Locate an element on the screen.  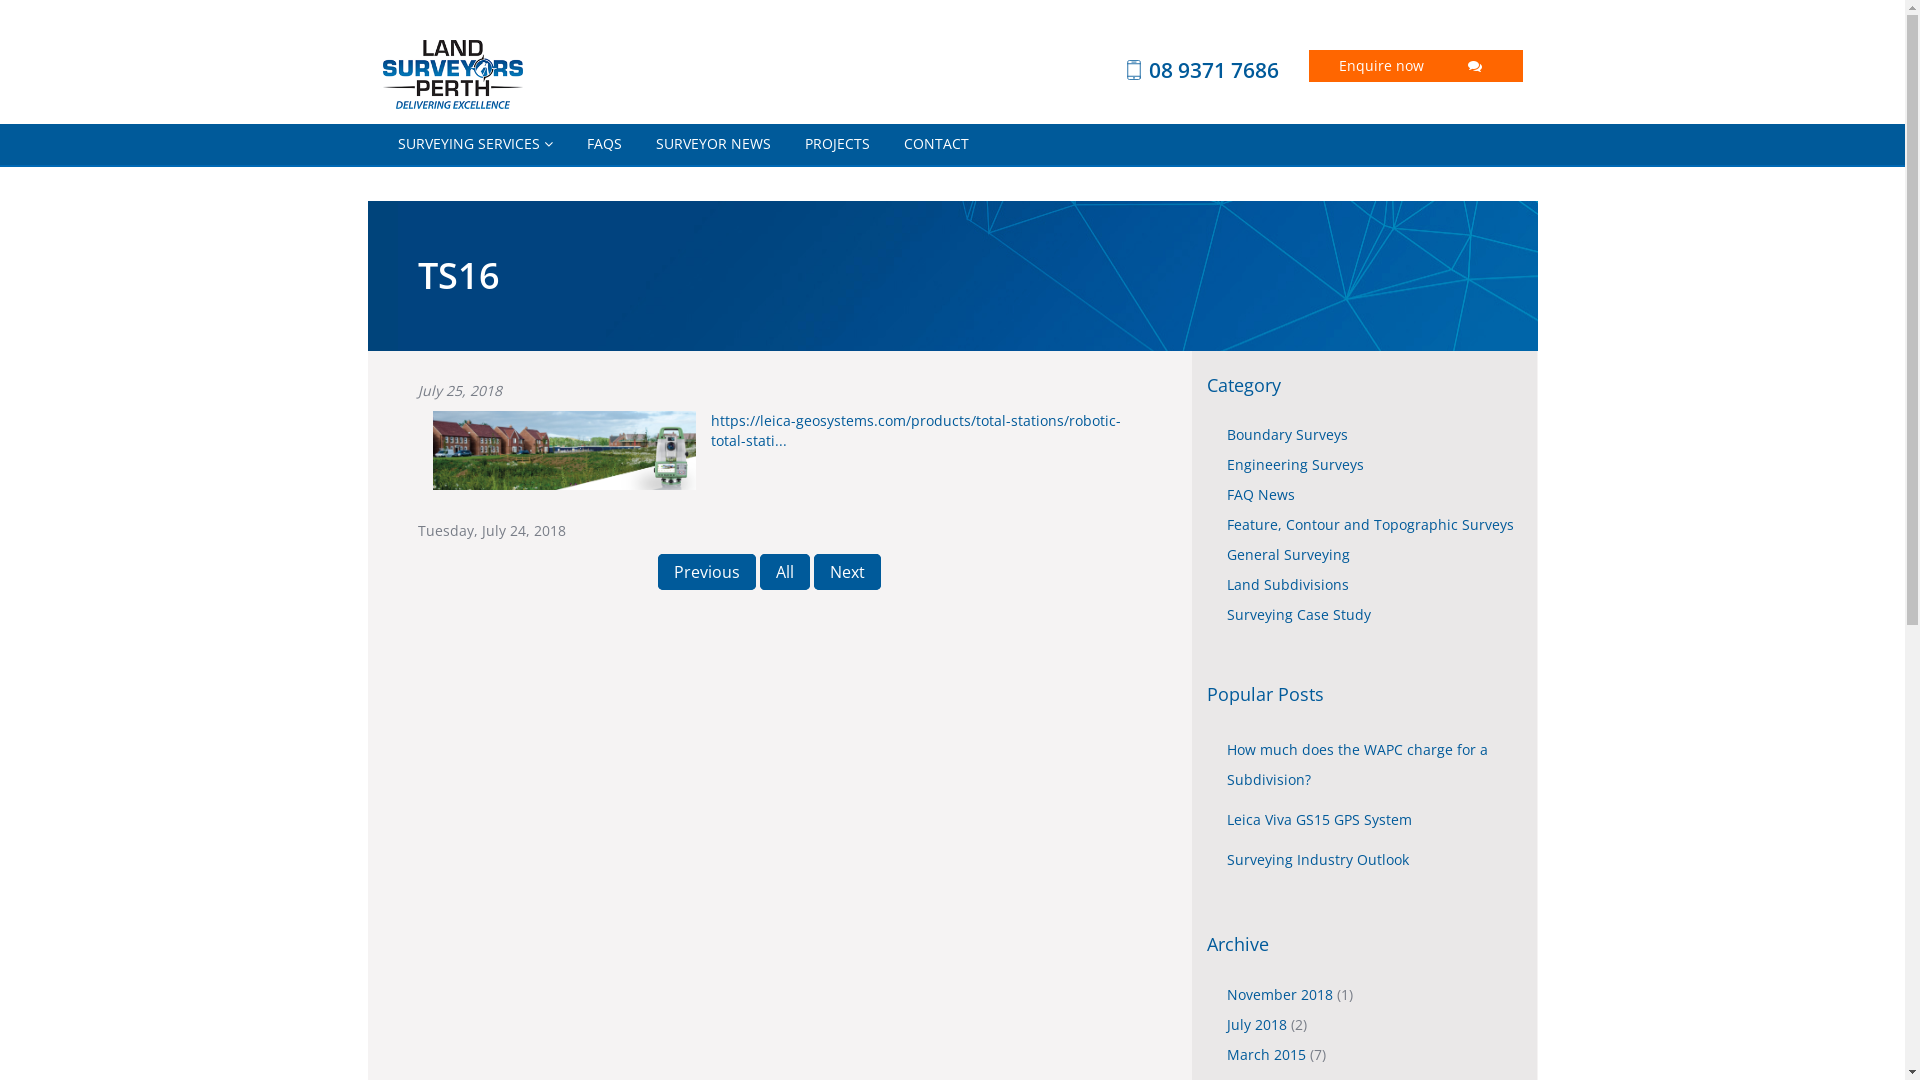
'Engineering Surveys' is located at coordinates (1295, 464).